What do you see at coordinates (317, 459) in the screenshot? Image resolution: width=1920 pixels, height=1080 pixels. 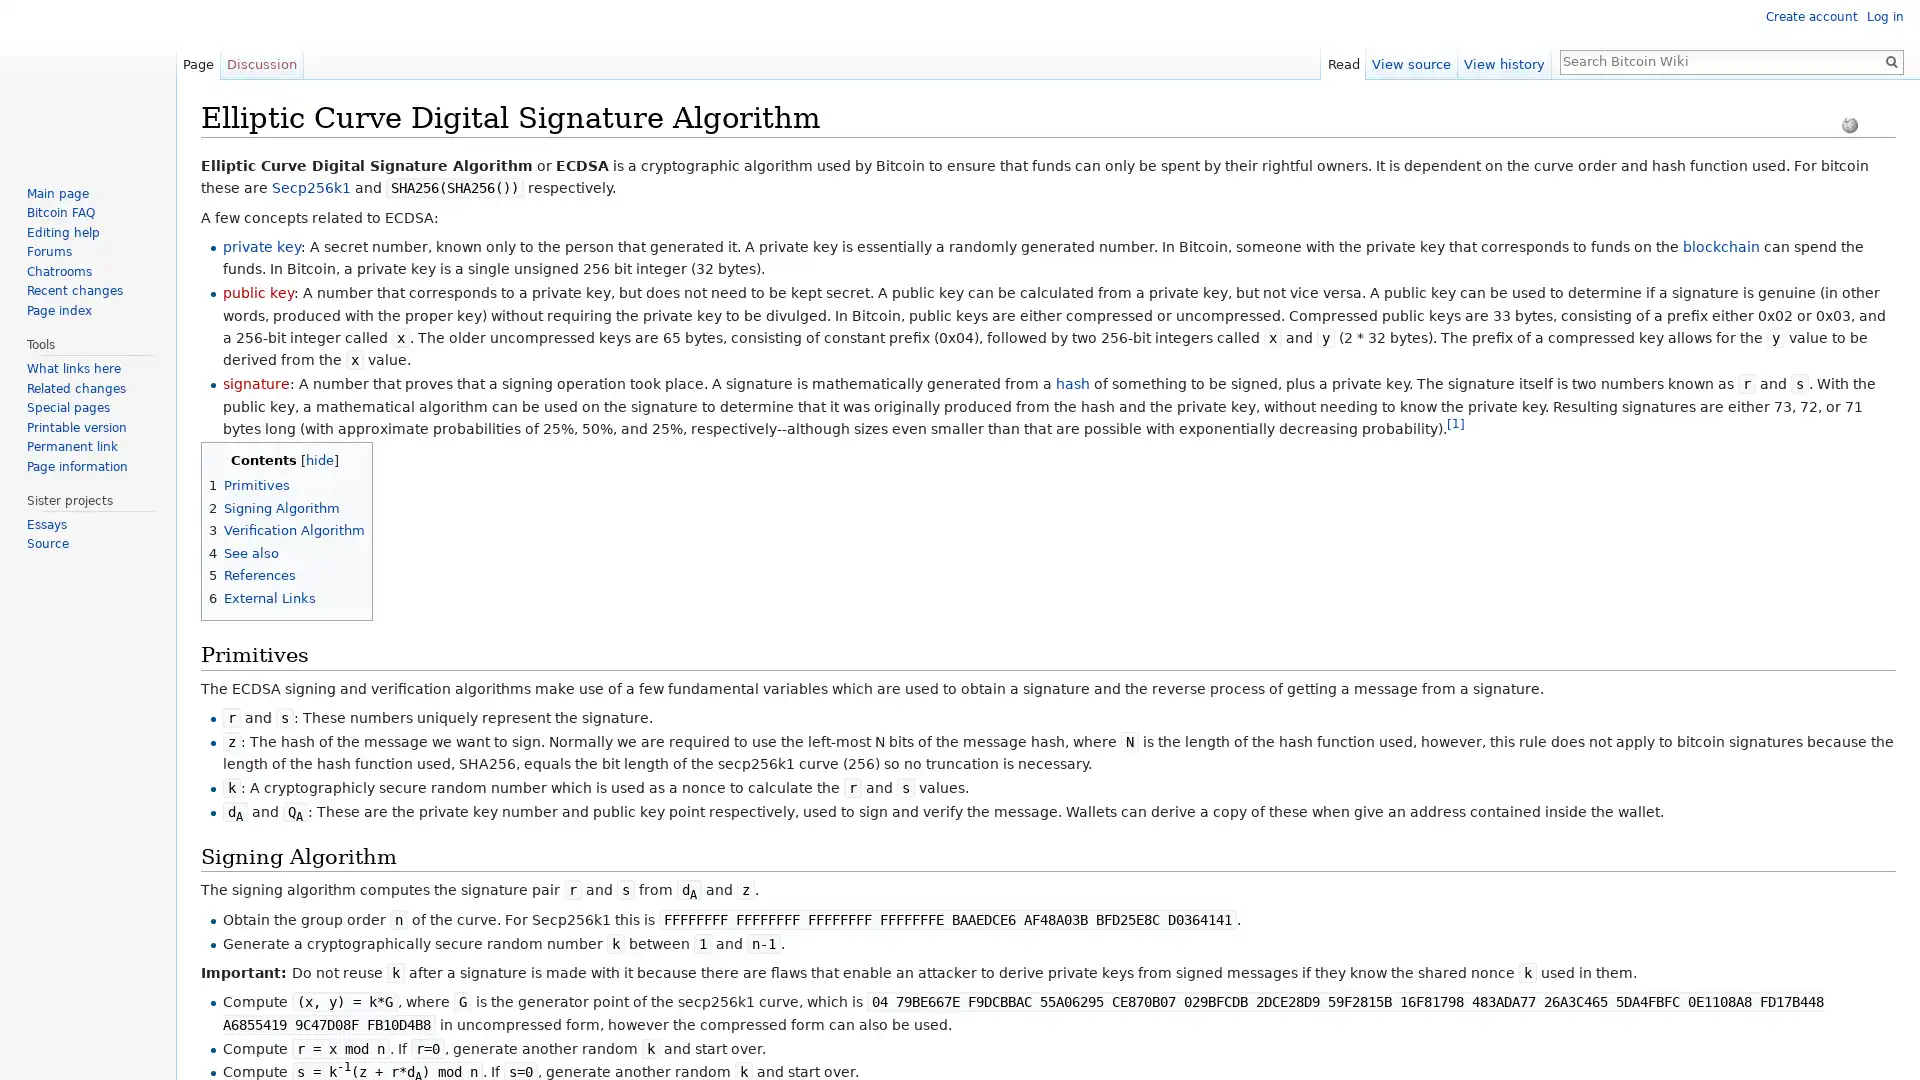 I see `hide` at bounding box center [317, 459].